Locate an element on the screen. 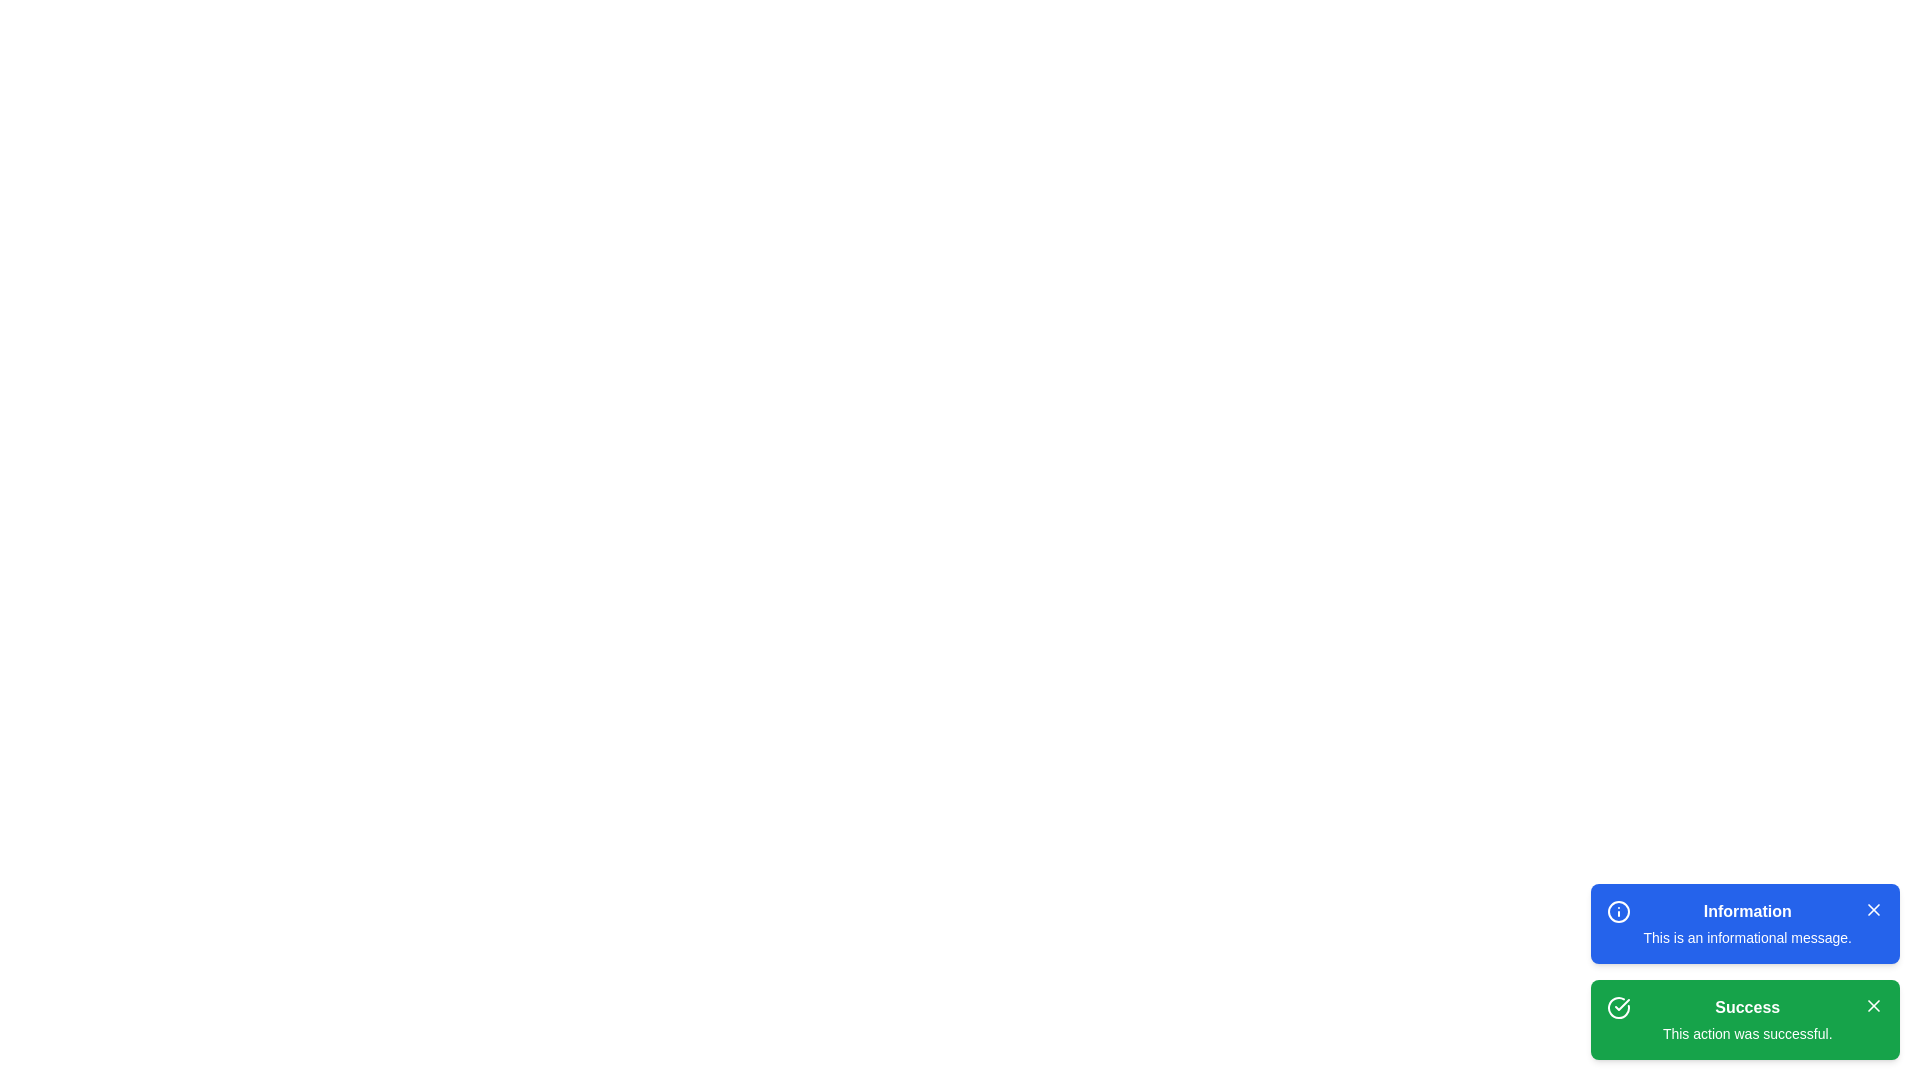  static text message 'This action was successful.' displayed in white on a green background located in the bottom right notification panel is located at coordinates (1746, 1033).